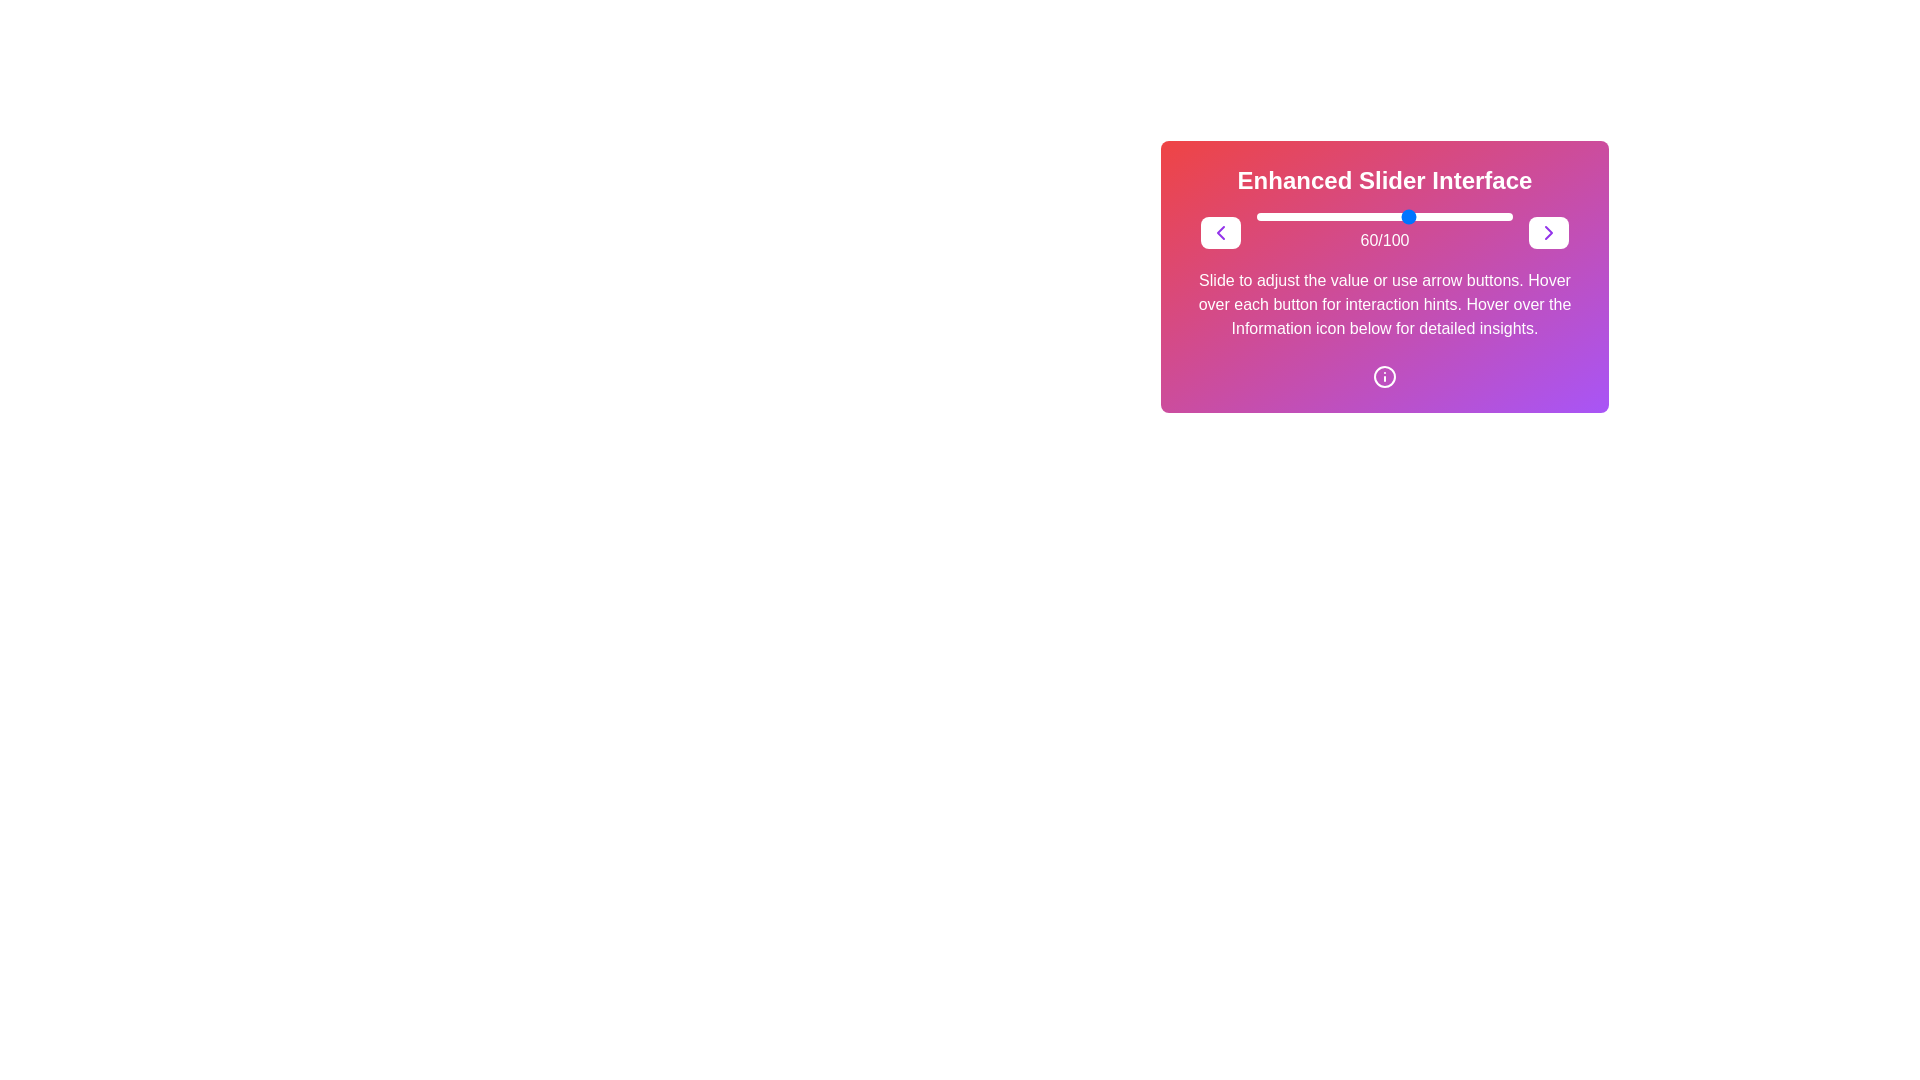 The image size is (1920, 1080). What do you see at coordinates (1297, 216) in the screenshot?
I see `the slider` at bounding box center [1297, 216].